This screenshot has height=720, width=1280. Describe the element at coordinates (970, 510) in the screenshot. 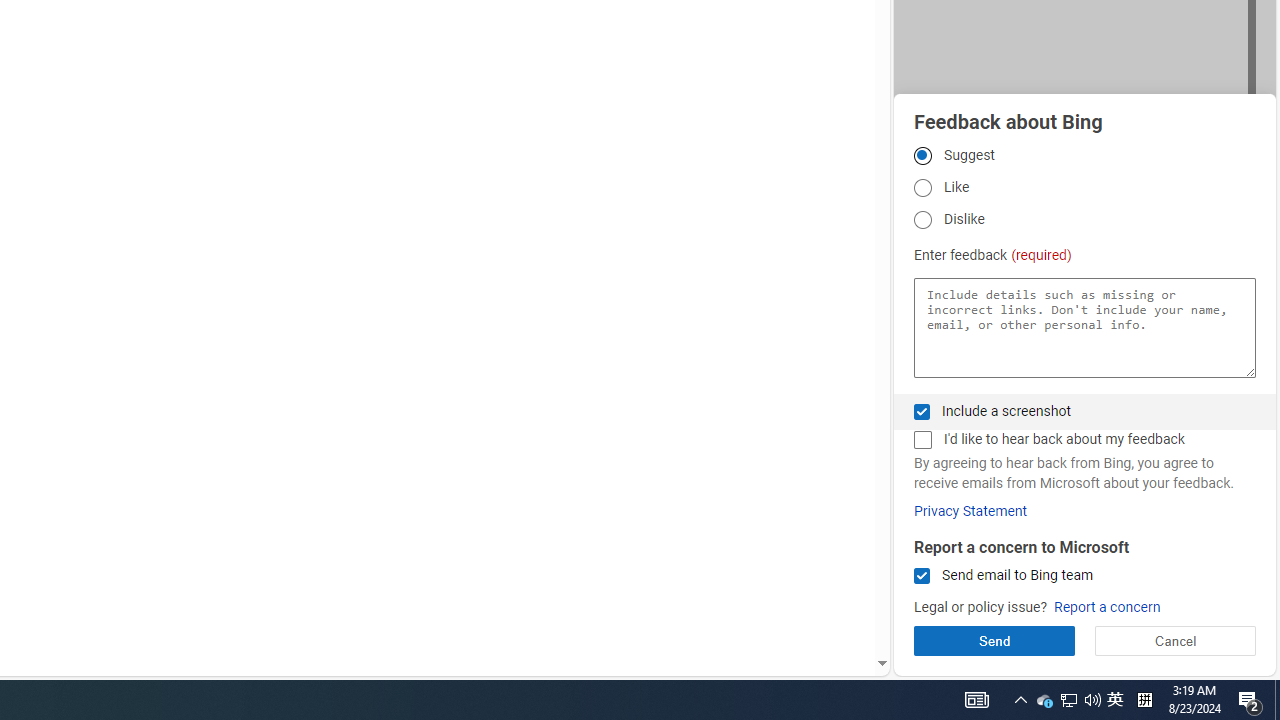

I see `'Privacy Statement'` at that location.